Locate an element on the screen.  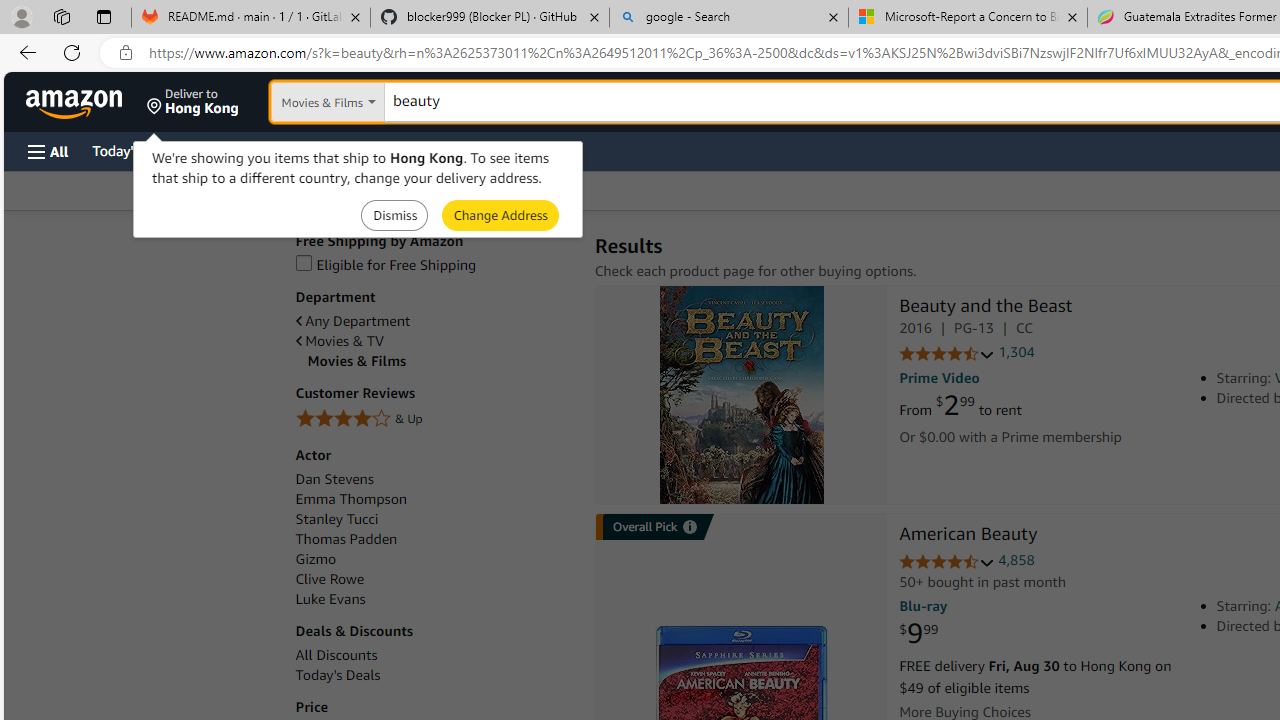
'From $2.99 to rent' is located at coordinates (960, 405).